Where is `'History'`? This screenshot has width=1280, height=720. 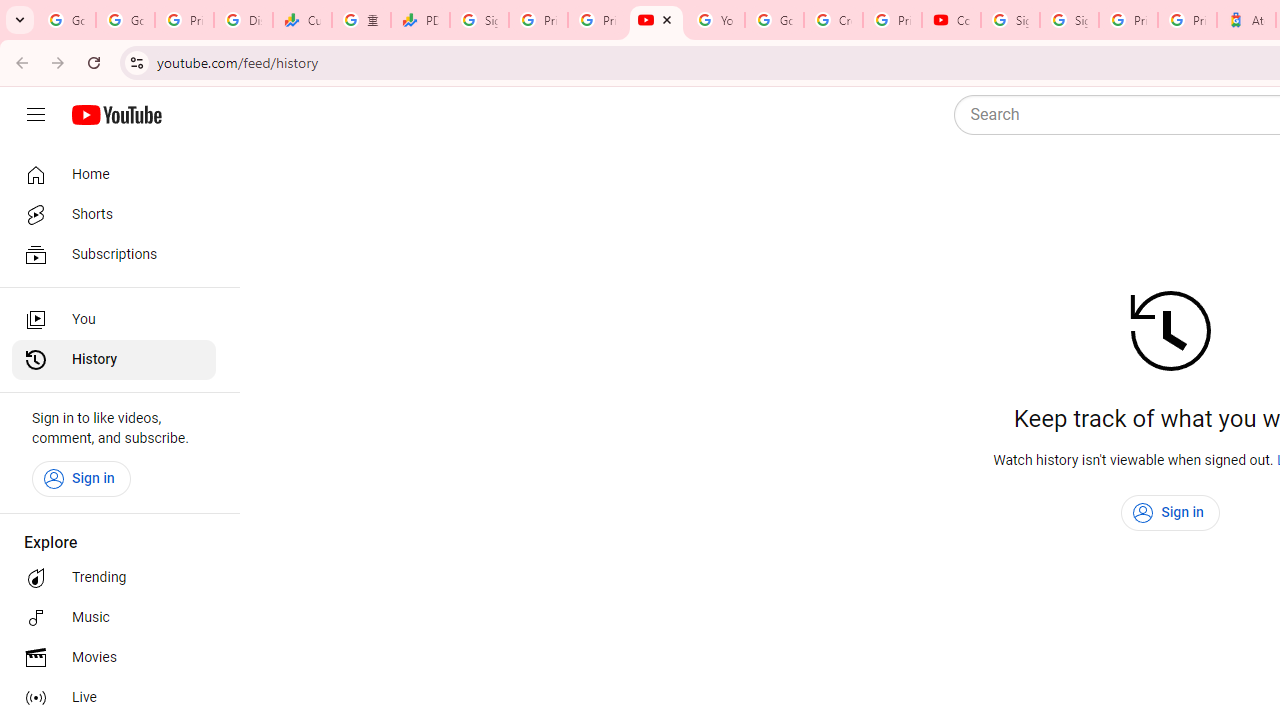 'History' is located at coordinates (112, 360).